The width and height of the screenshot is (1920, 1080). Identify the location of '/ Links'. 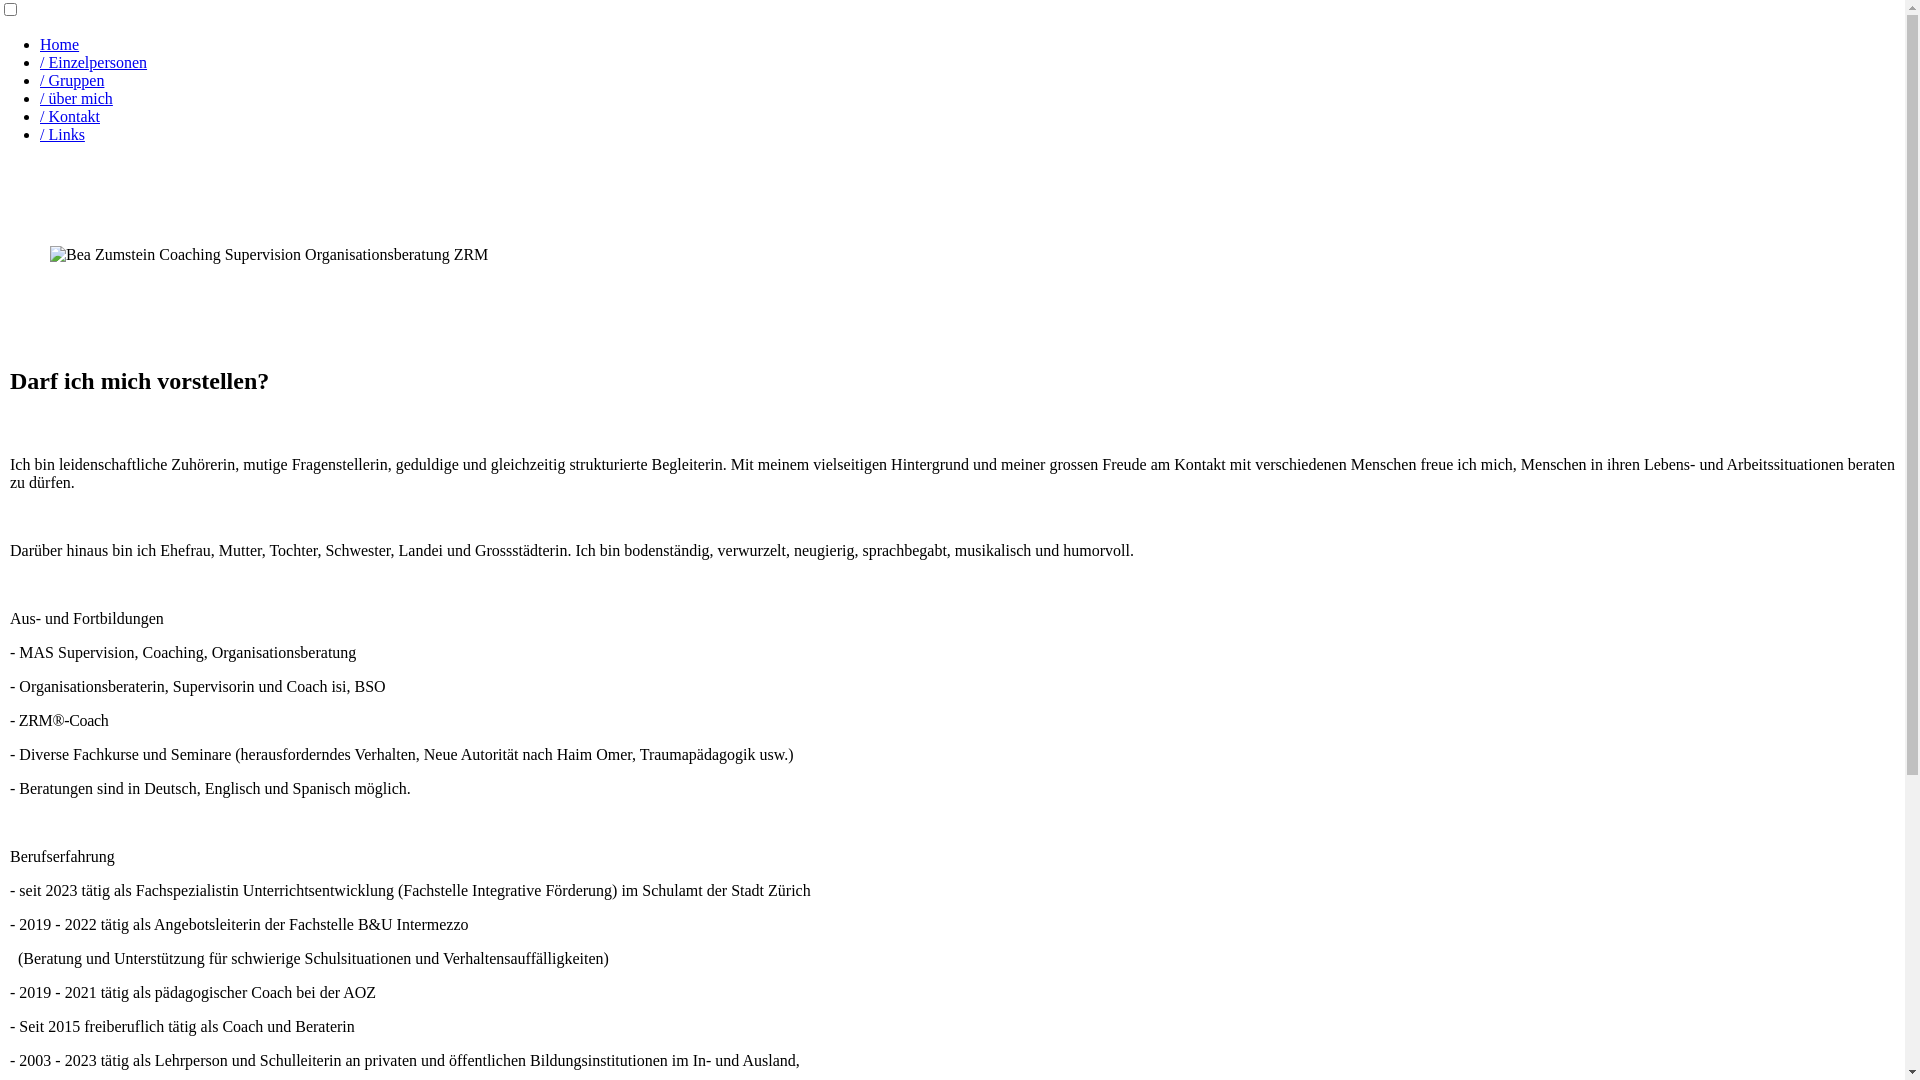
(62, 134).